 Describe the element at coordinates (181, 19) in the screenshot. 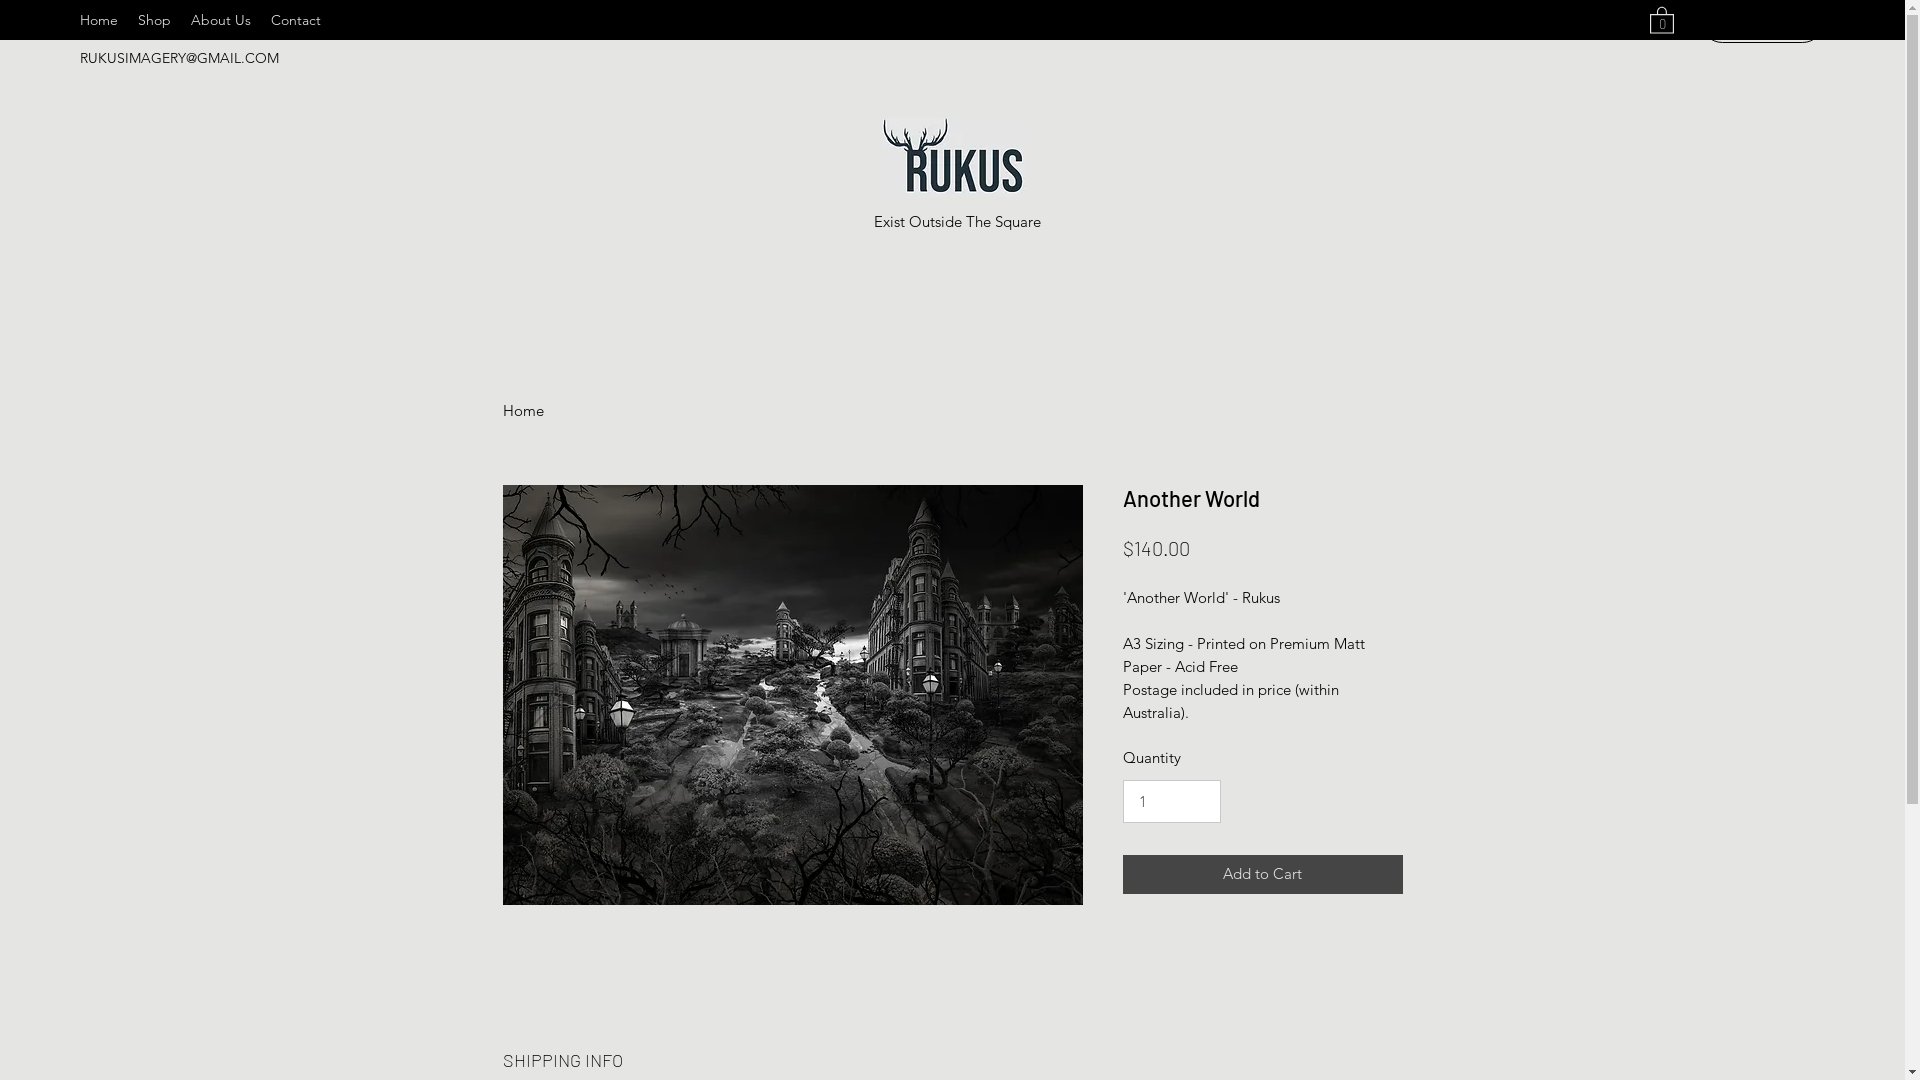

I see `'About Us'` at that location.